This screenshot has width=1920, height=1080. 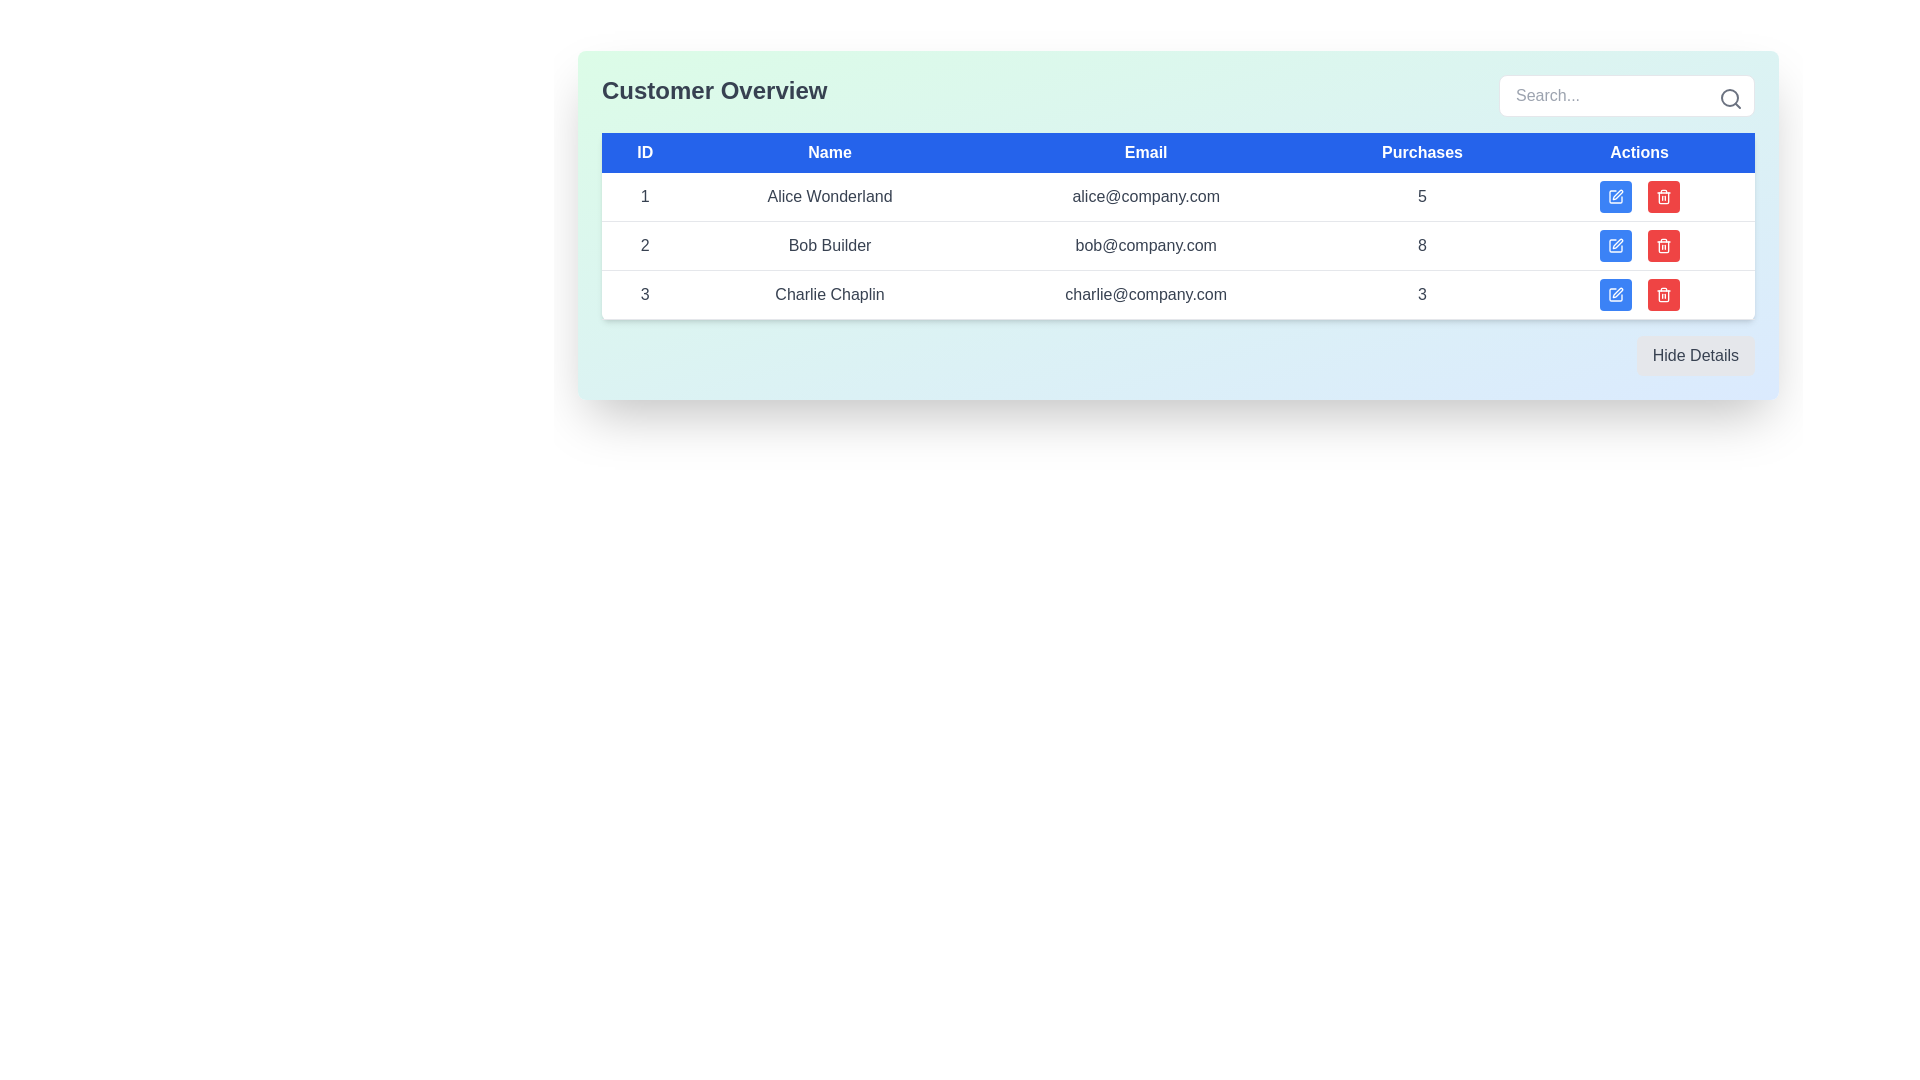 I want to click on the text label 'Alice Wonderland' located in the 'Customer Overview' section under the 'Name' column heading, so click(x=830, y=197).